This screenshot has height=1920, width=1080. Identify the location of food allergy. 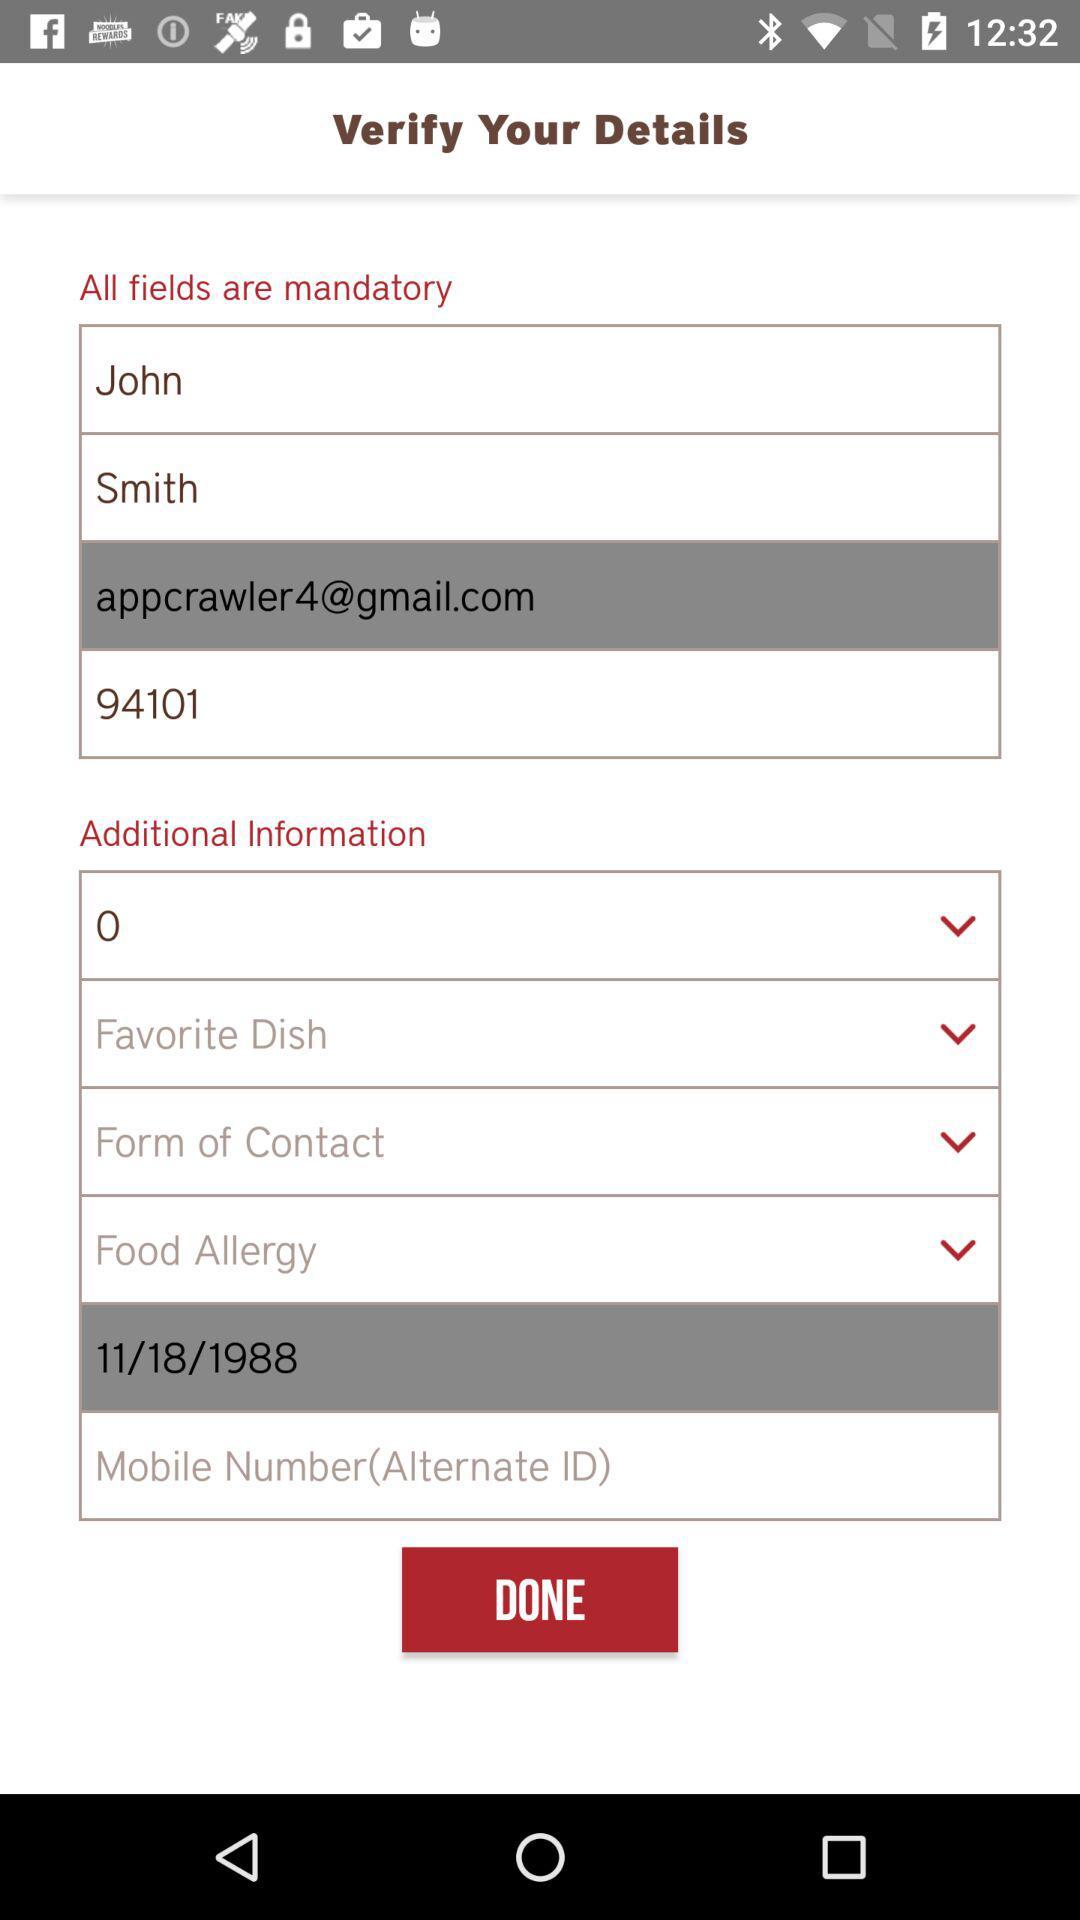
(540, 1248).